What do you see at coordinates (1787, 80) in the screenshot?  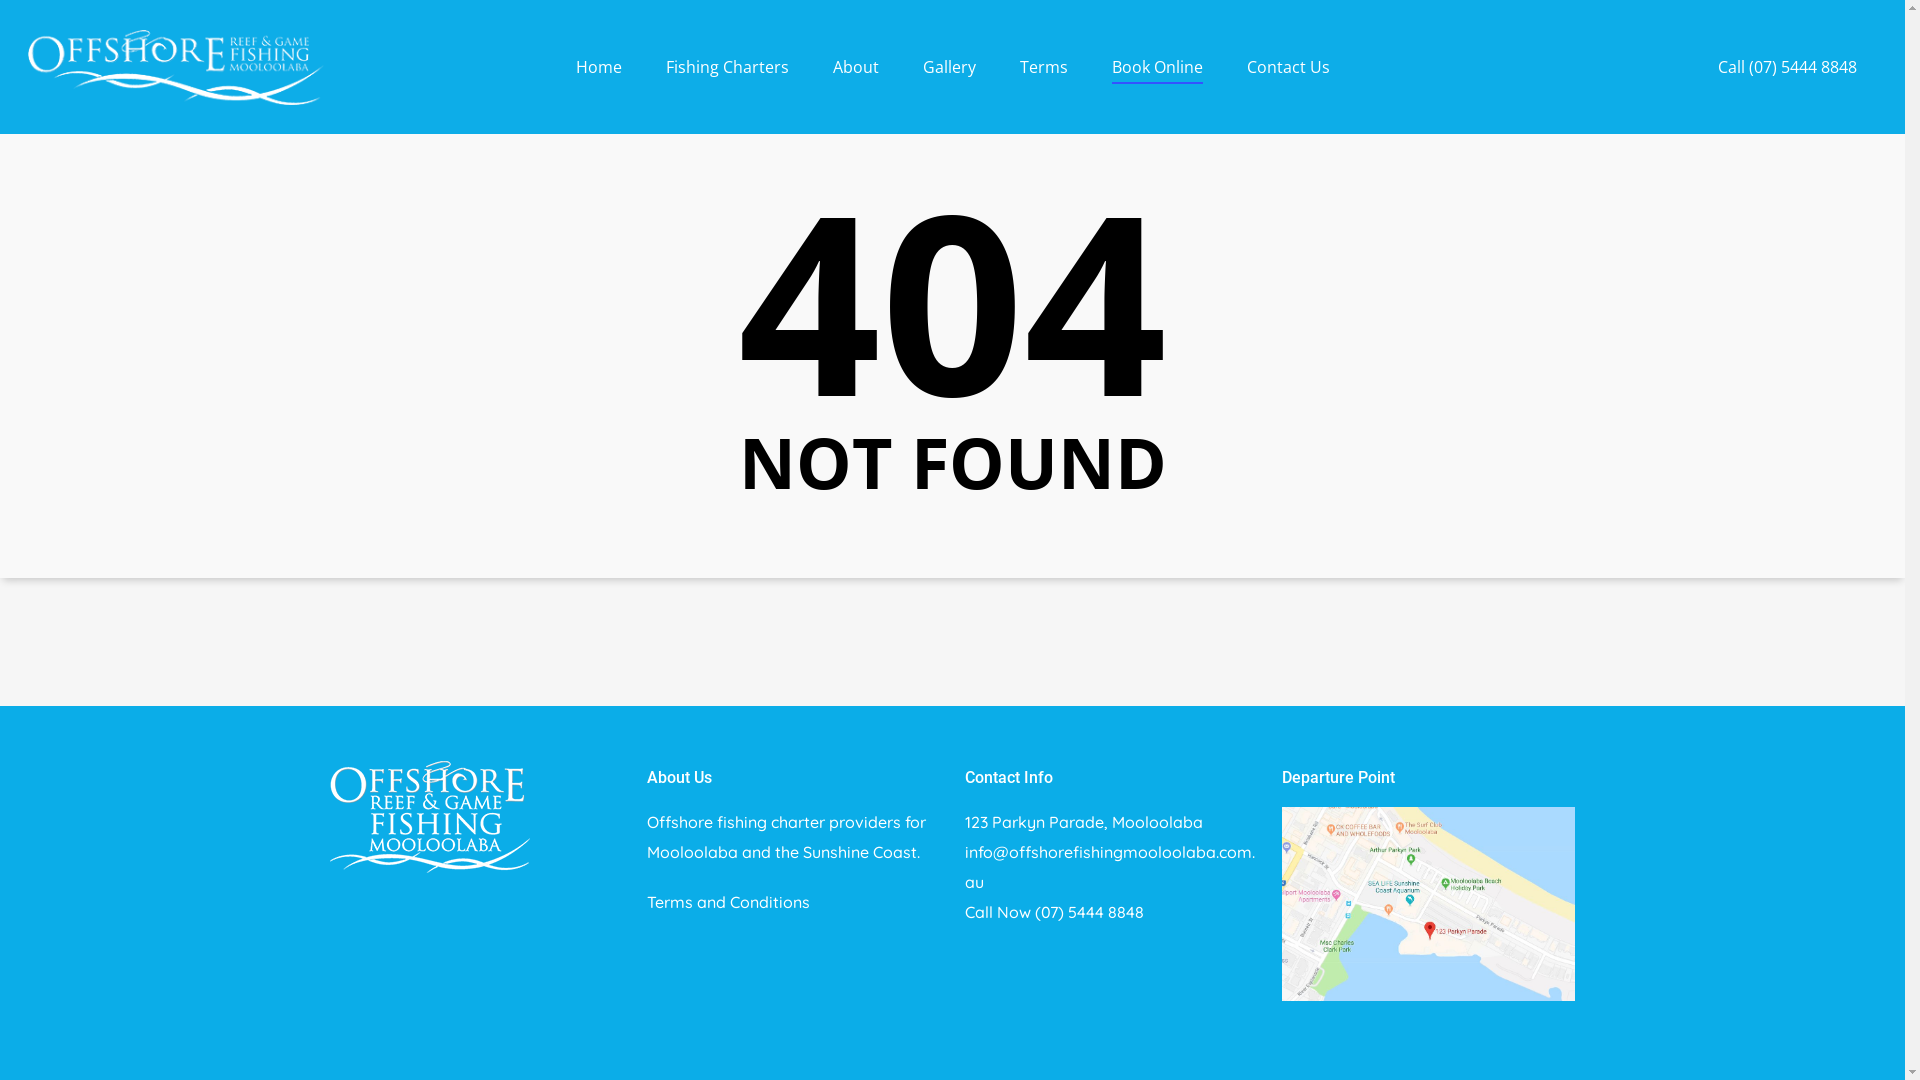 I see `'Call (07) 5444 8848'` at bounding box center [1787, 80].